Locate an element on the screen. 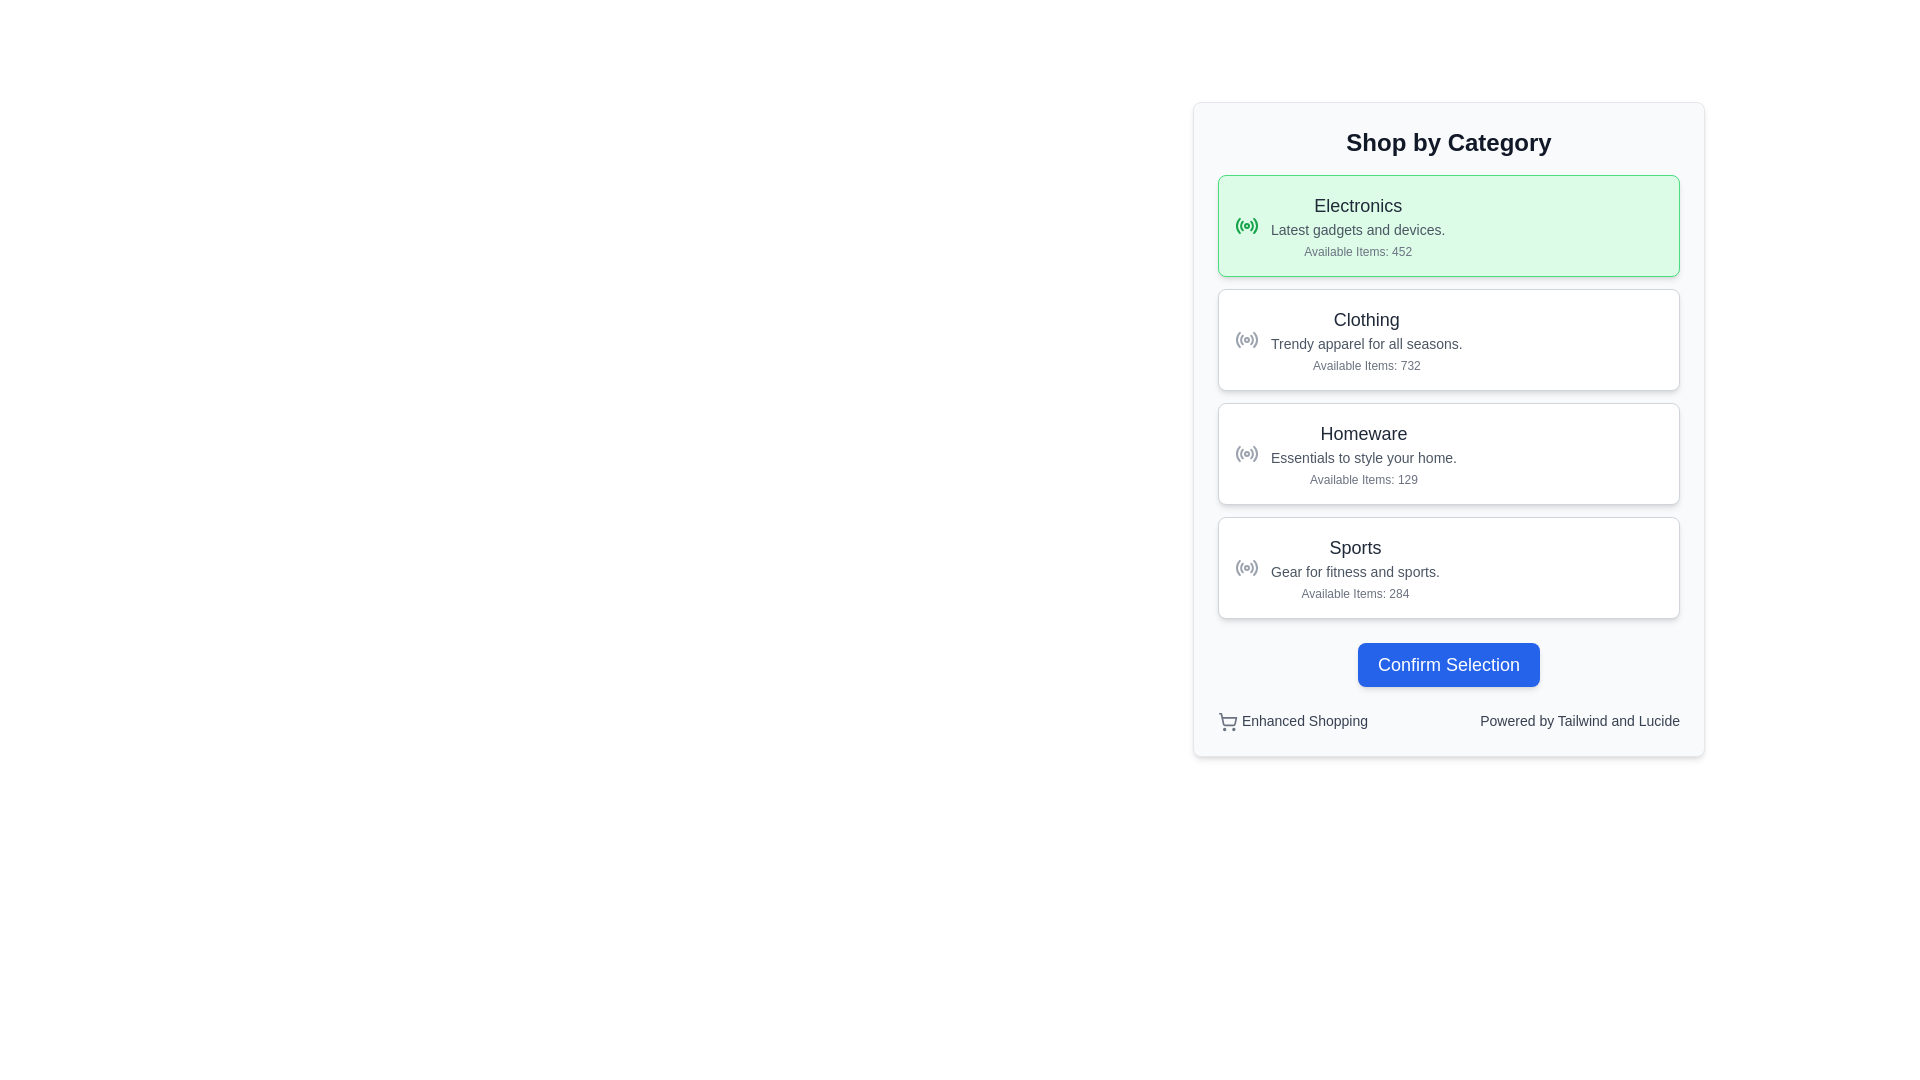 This screenshot has height=1080, width=1920. the text element reading 'Latest gadgets and devices.' which is styled in a small-sized gray font and positioned under the main heading 'Electronics' within a green-bordered box is located at coordinates (1358, 229).